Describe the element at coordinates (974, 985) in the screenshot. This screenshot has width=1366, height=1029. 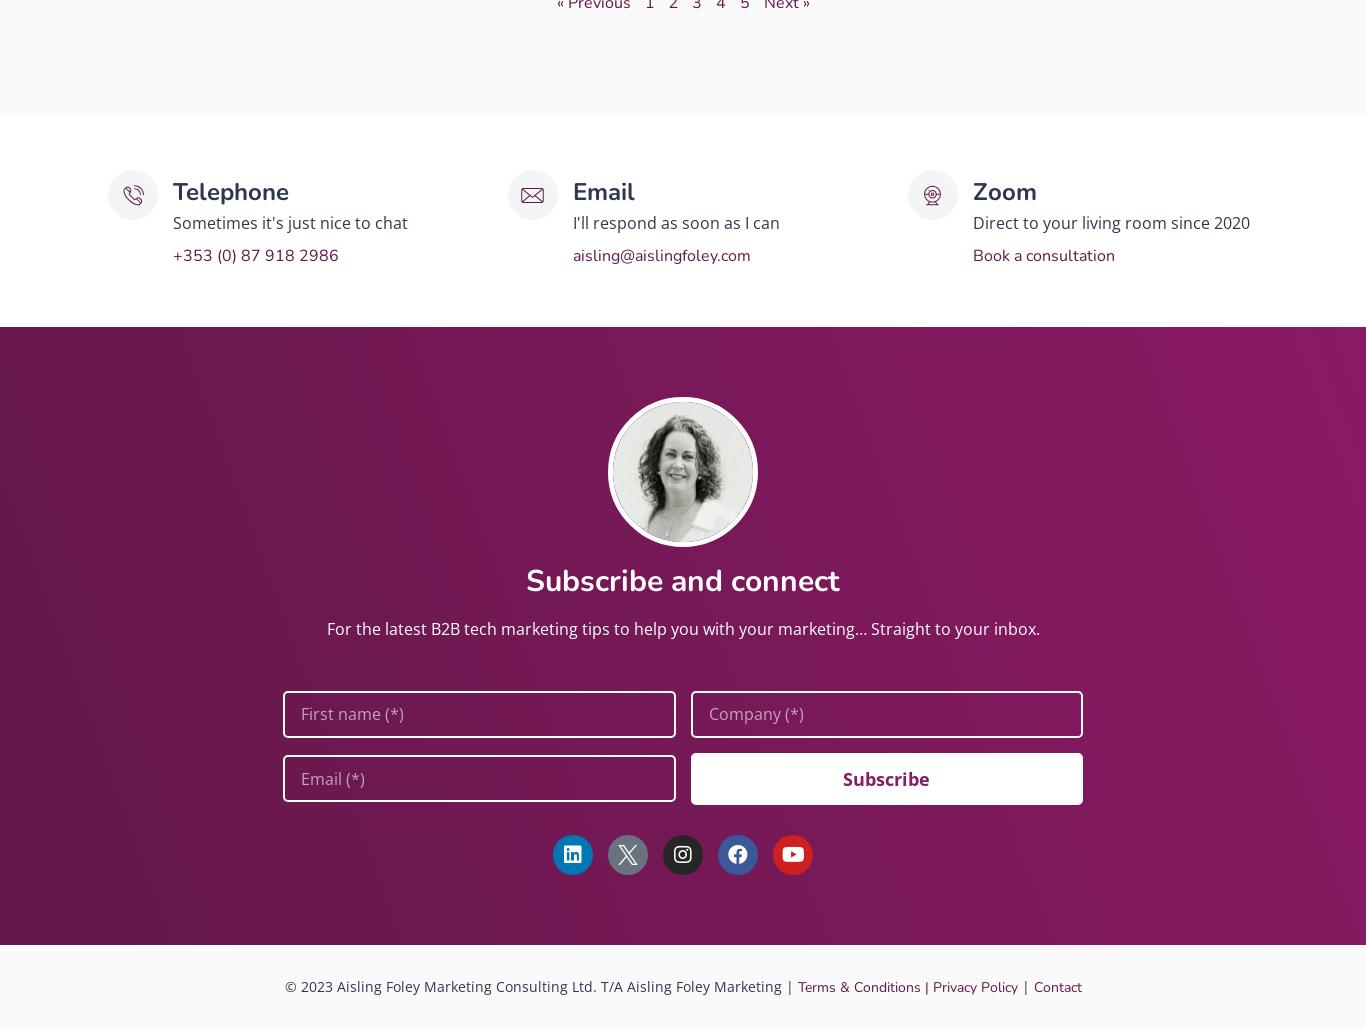
I see `'Privacy Policy'` at that location.